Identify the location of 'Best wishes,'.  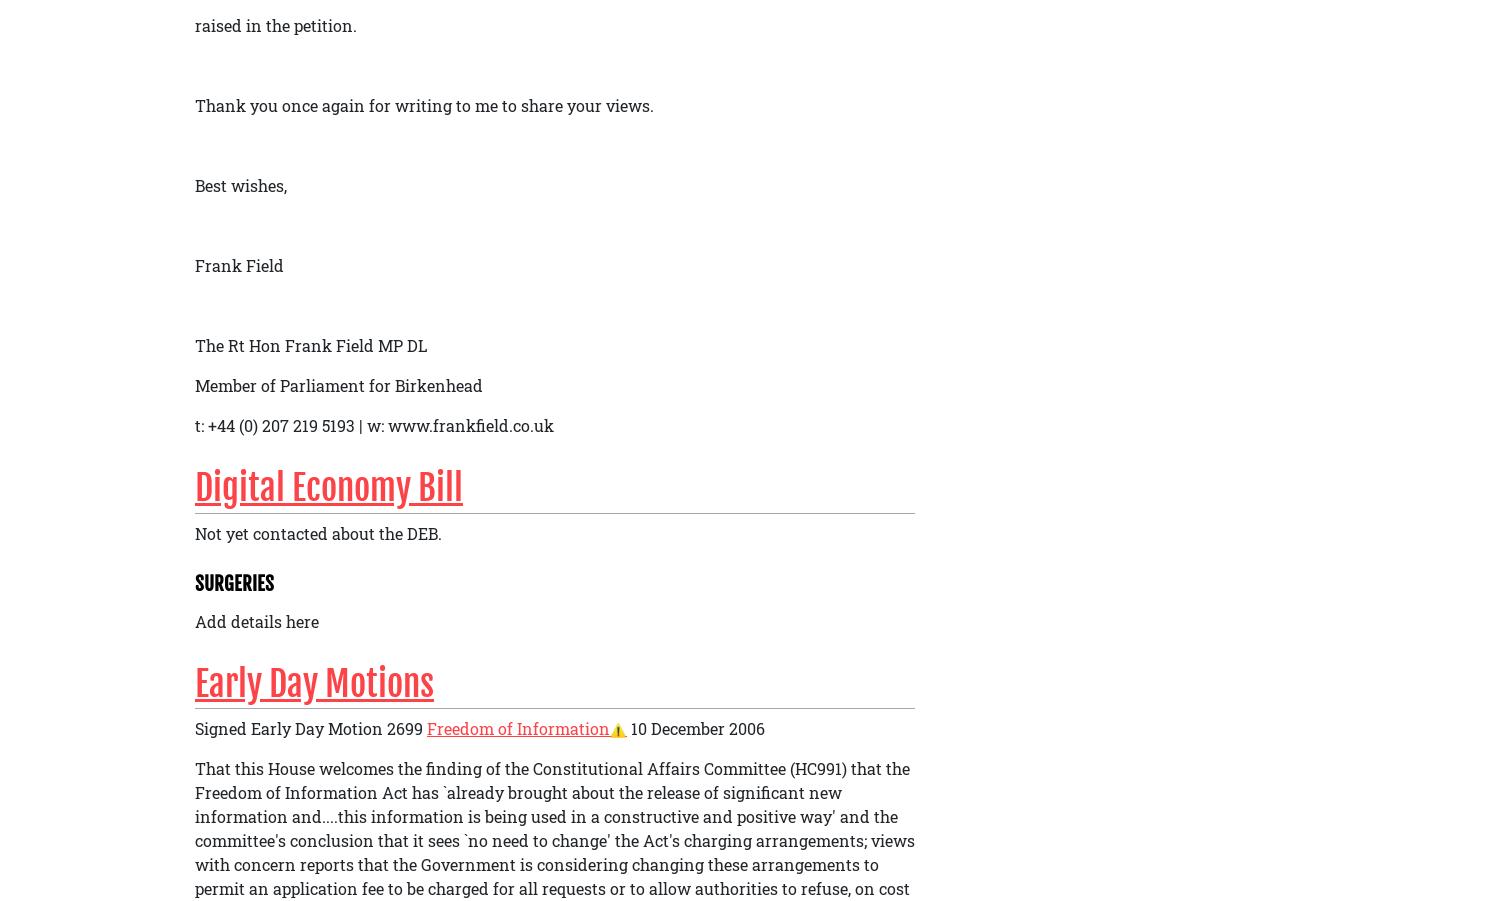
(240, 183).